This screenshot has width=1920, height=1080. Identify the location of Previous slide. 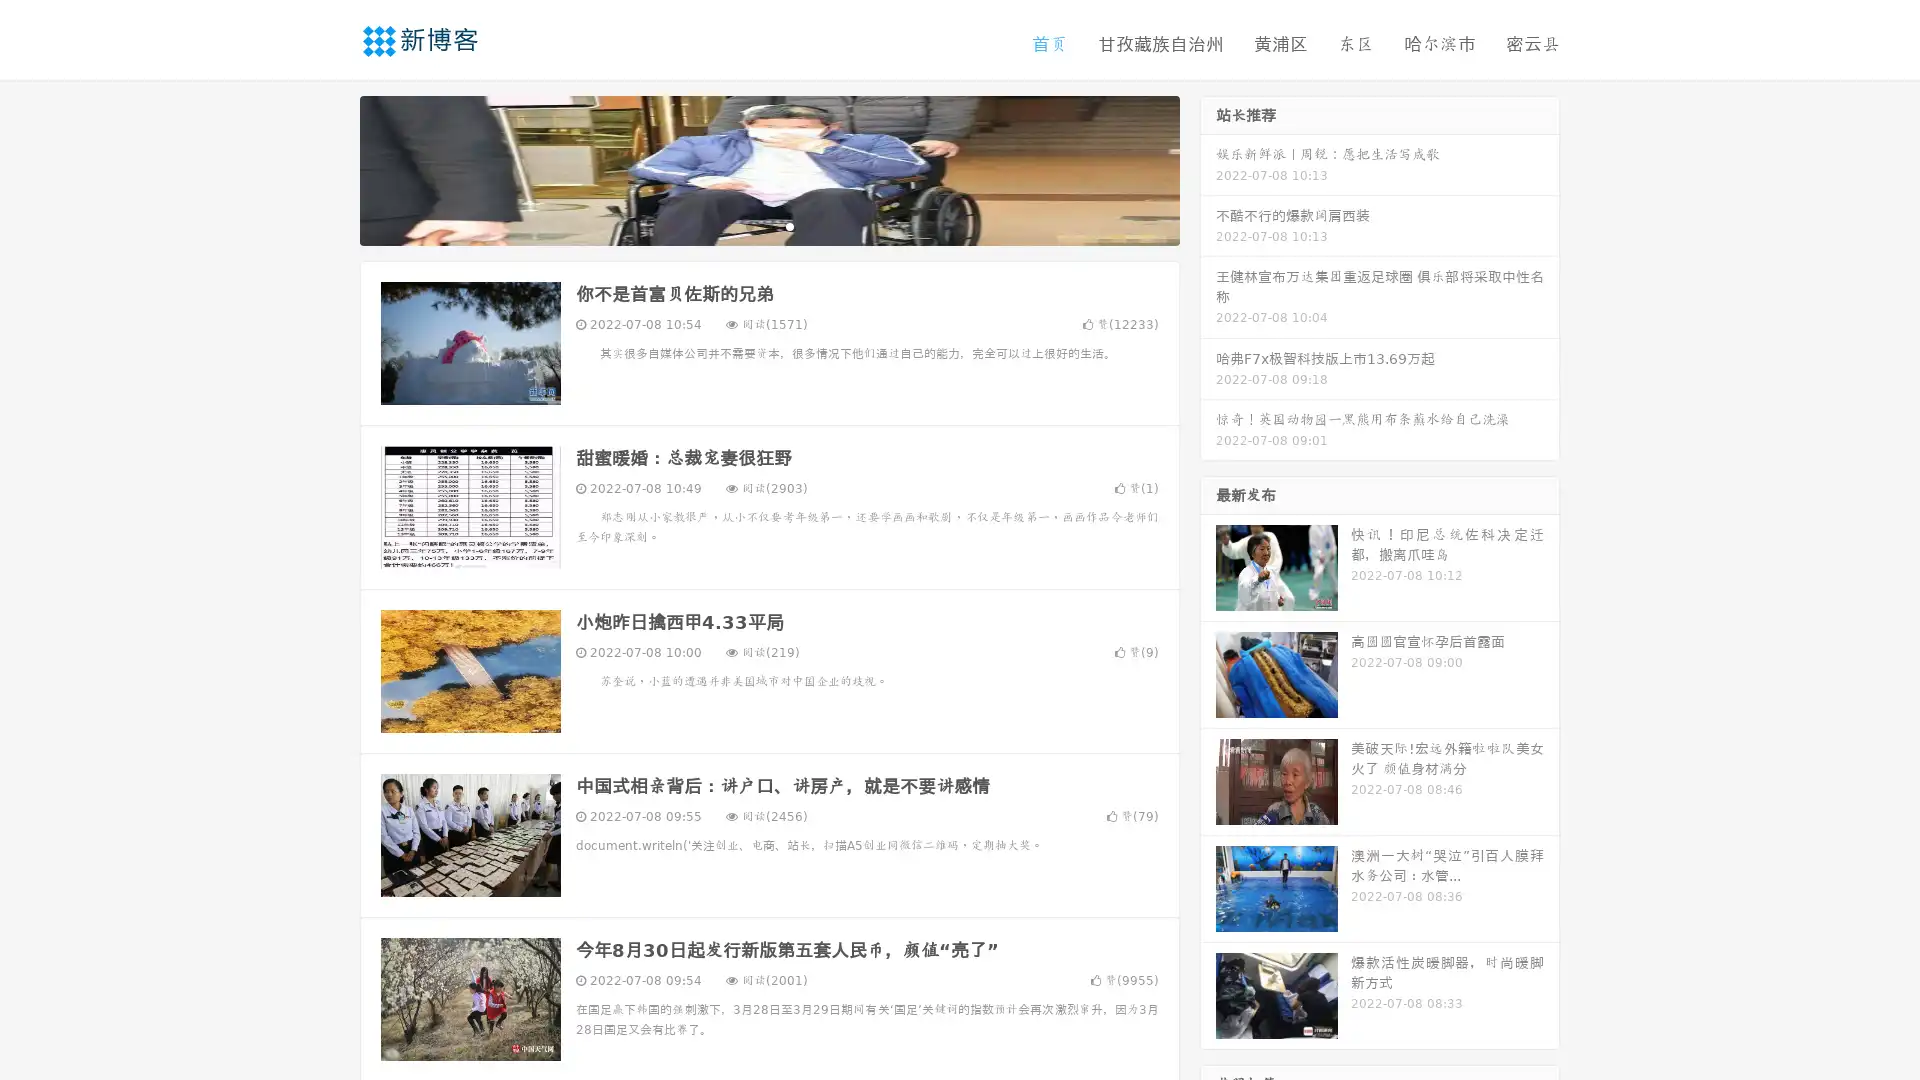
(330, 168).